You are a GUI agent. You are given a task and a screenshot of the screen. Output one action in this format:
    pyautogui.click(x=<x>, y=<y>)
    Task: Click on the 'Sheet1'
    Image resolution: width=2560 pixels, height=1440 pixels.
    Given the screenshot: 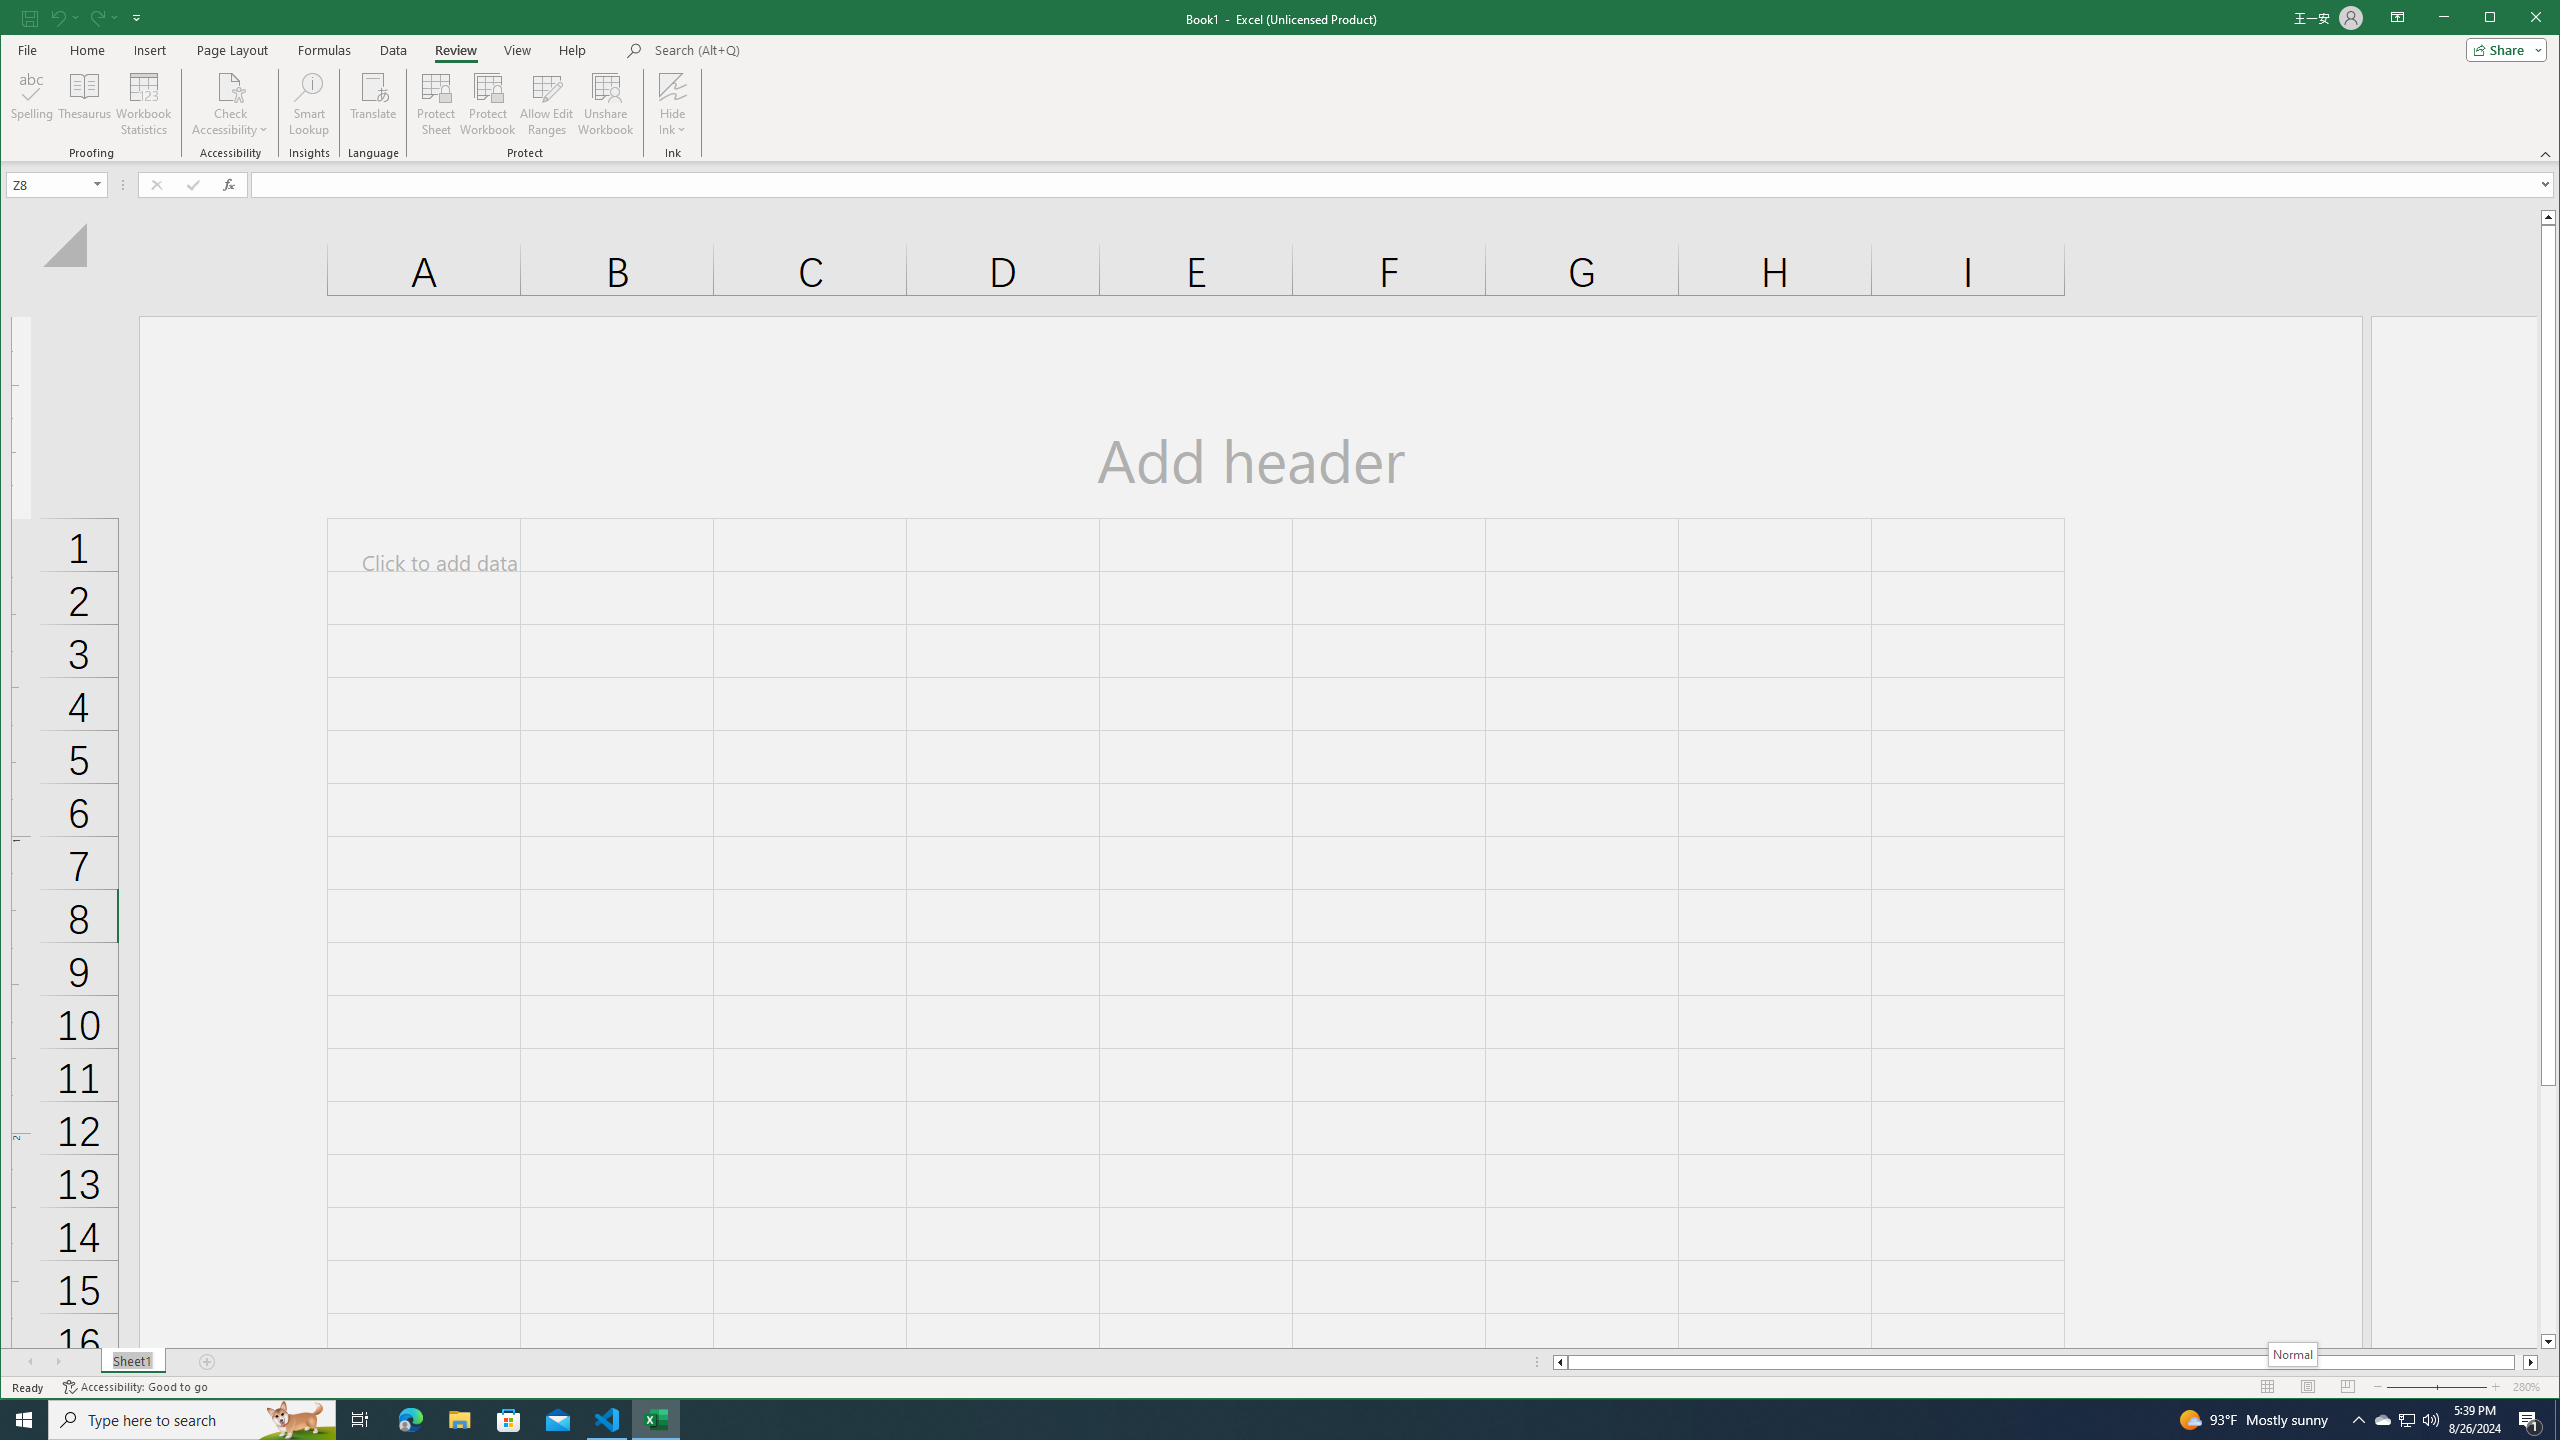 What is the action you would take?
    pyautogui.click(x=133, y=1362)
    